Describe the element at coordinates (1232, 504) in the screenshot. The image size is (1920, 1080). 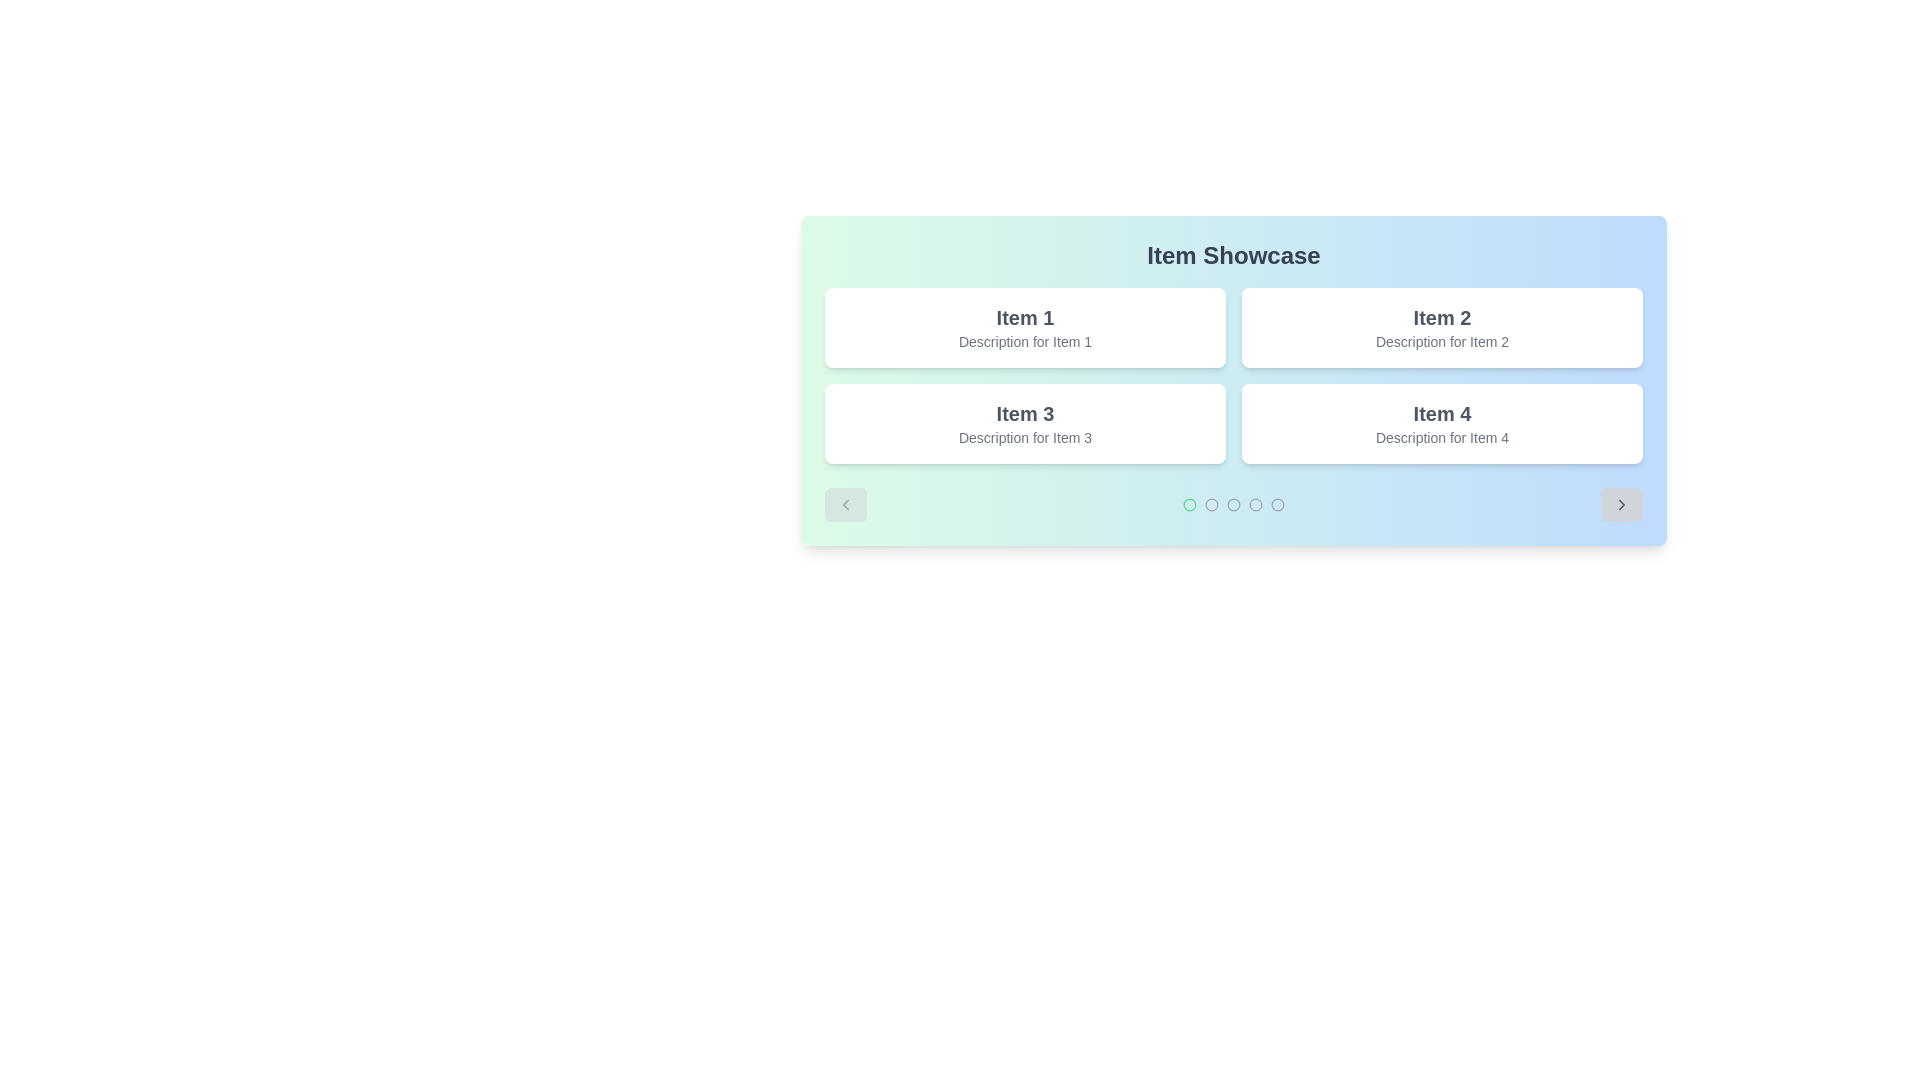
I see `the third circular navigation indicator from the left in the horizontal row of four indicators` at that location.